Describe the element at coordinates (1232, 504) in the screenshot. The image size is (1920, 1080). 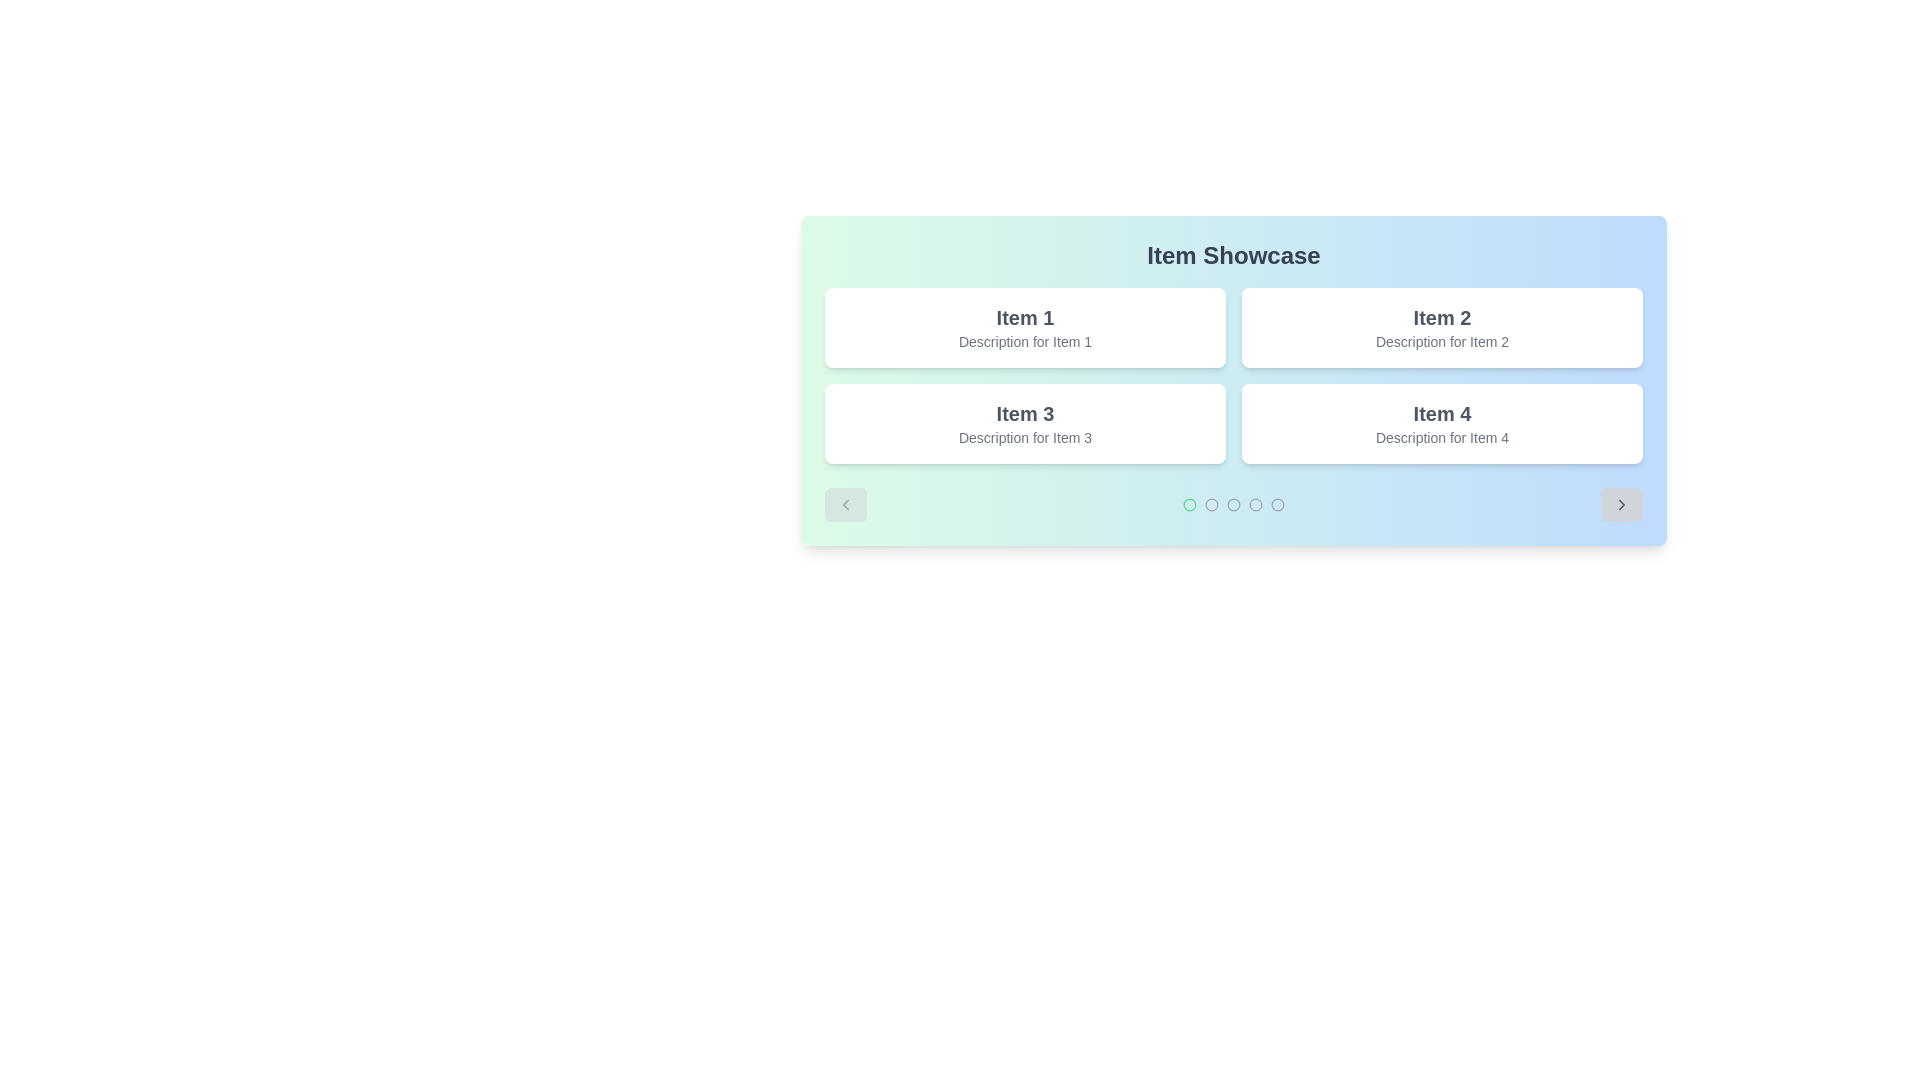
I see `the third circular navigation indicator from the left in the horizontal row of four indicators` at that location.